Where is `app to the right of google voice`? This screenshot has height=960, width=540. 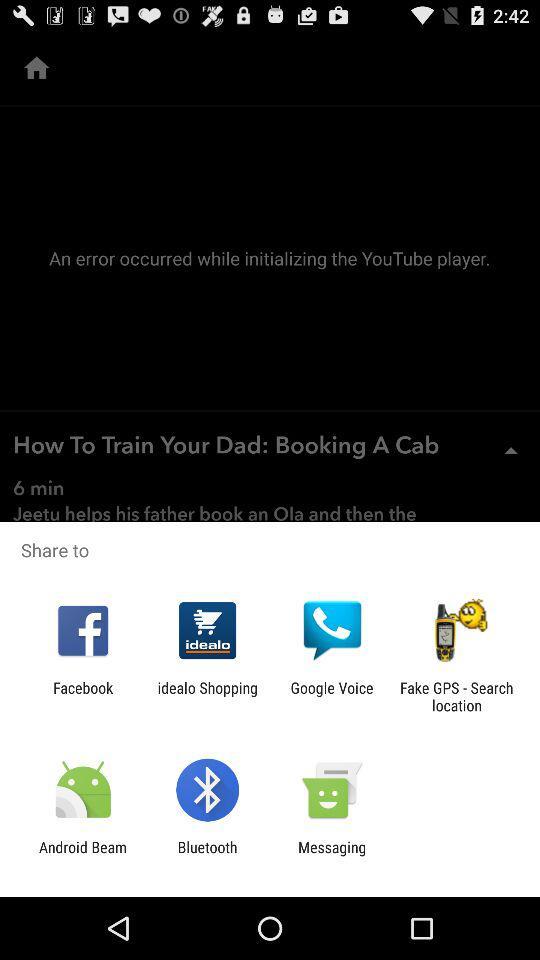
app to the right of google voice is located at coordinates (456, 696).